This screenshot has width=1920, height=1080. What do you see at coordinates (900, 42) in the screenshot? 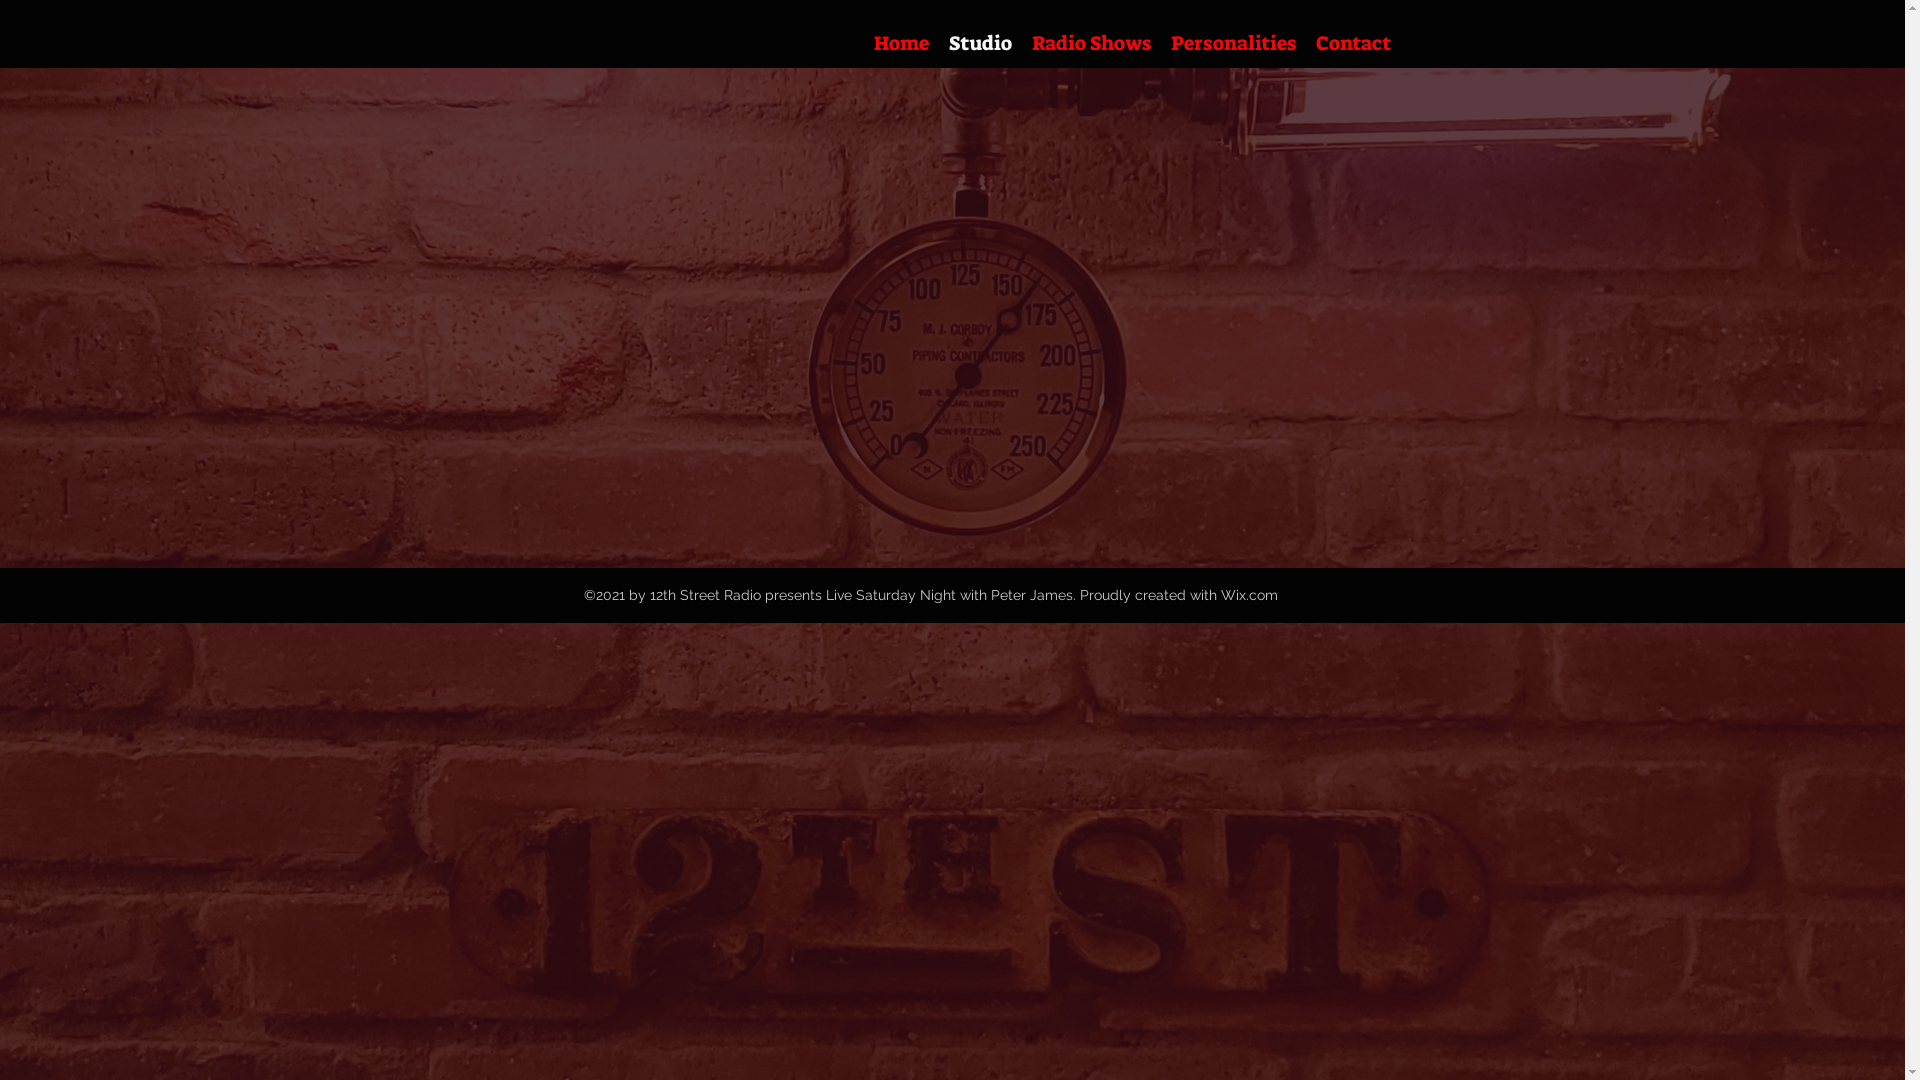
I see `'Home'` at bounding box center [900, 42].